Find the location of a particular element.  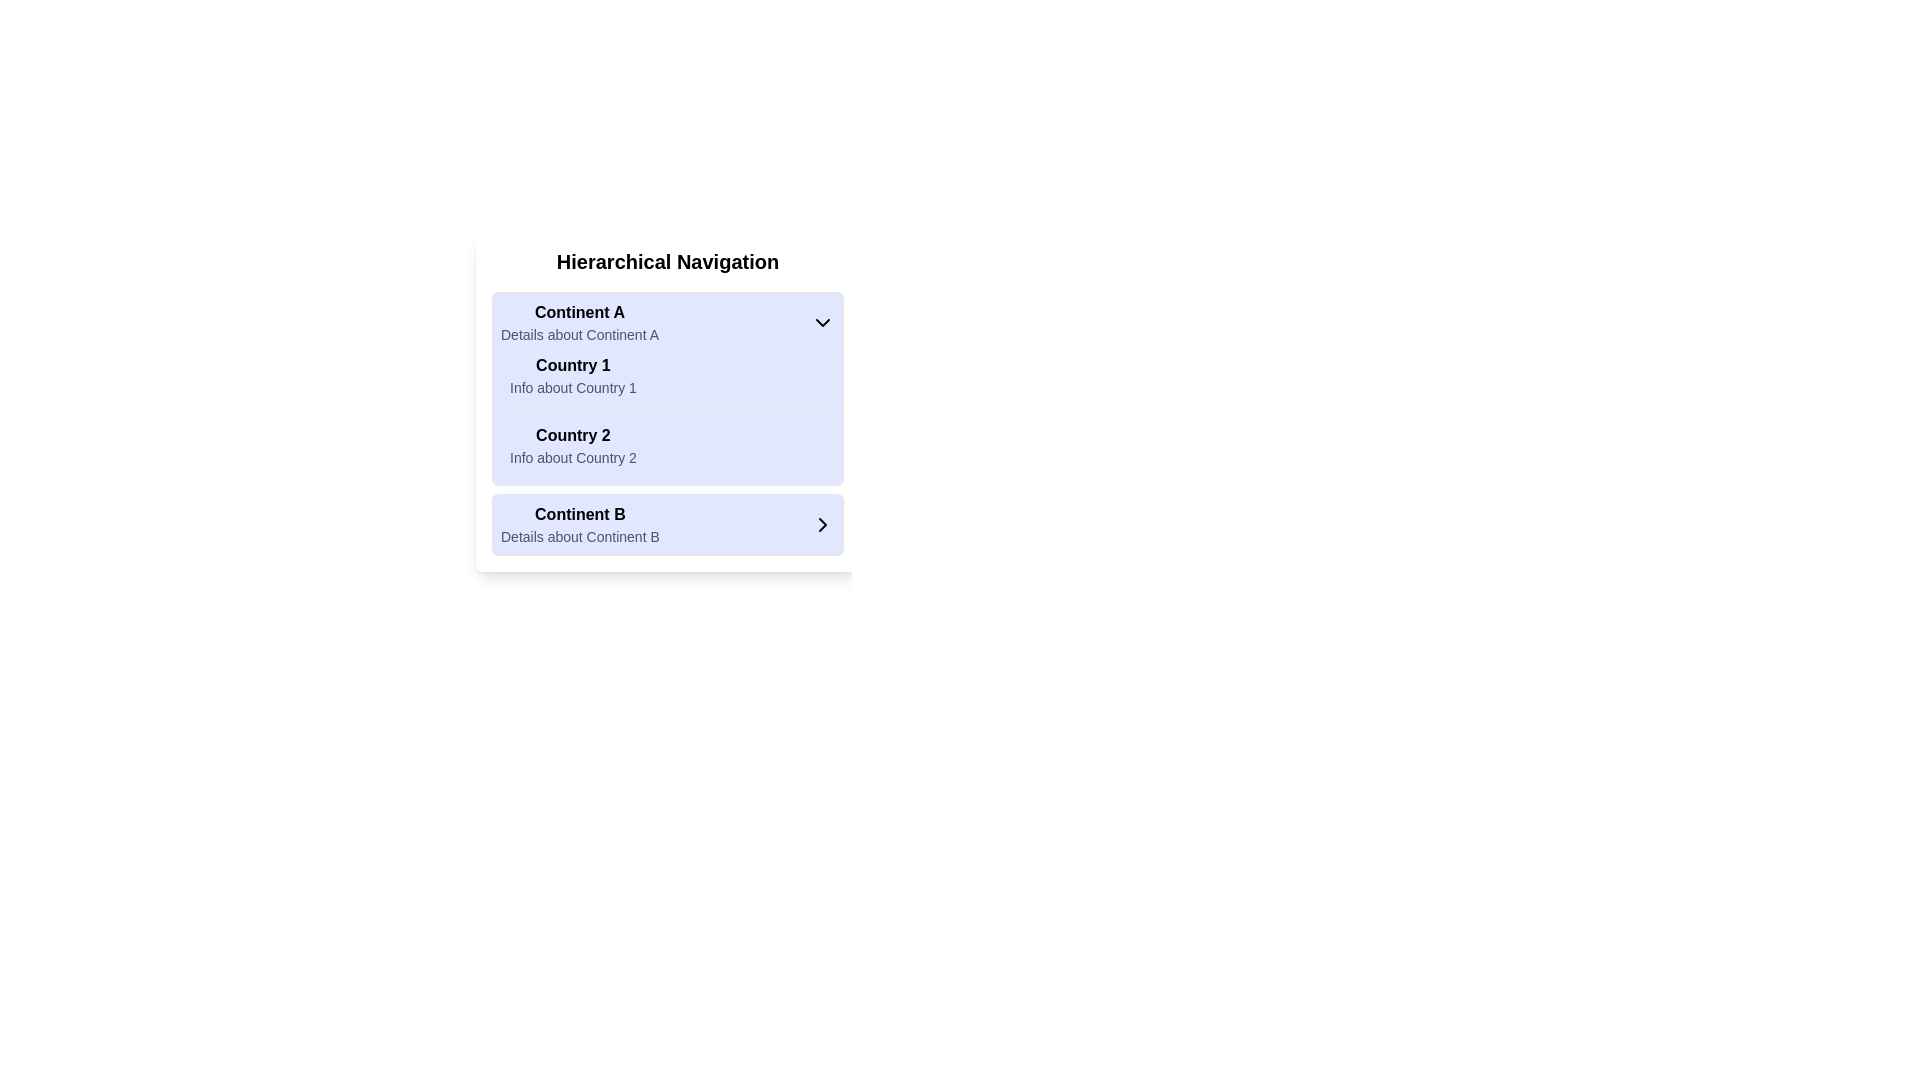

the chevron icon for expanding or collapsing details related to 'Continent A', which is located at the far right of the section aligning with the text 'Details about Continent A.' is located at coordinates (822, 322).